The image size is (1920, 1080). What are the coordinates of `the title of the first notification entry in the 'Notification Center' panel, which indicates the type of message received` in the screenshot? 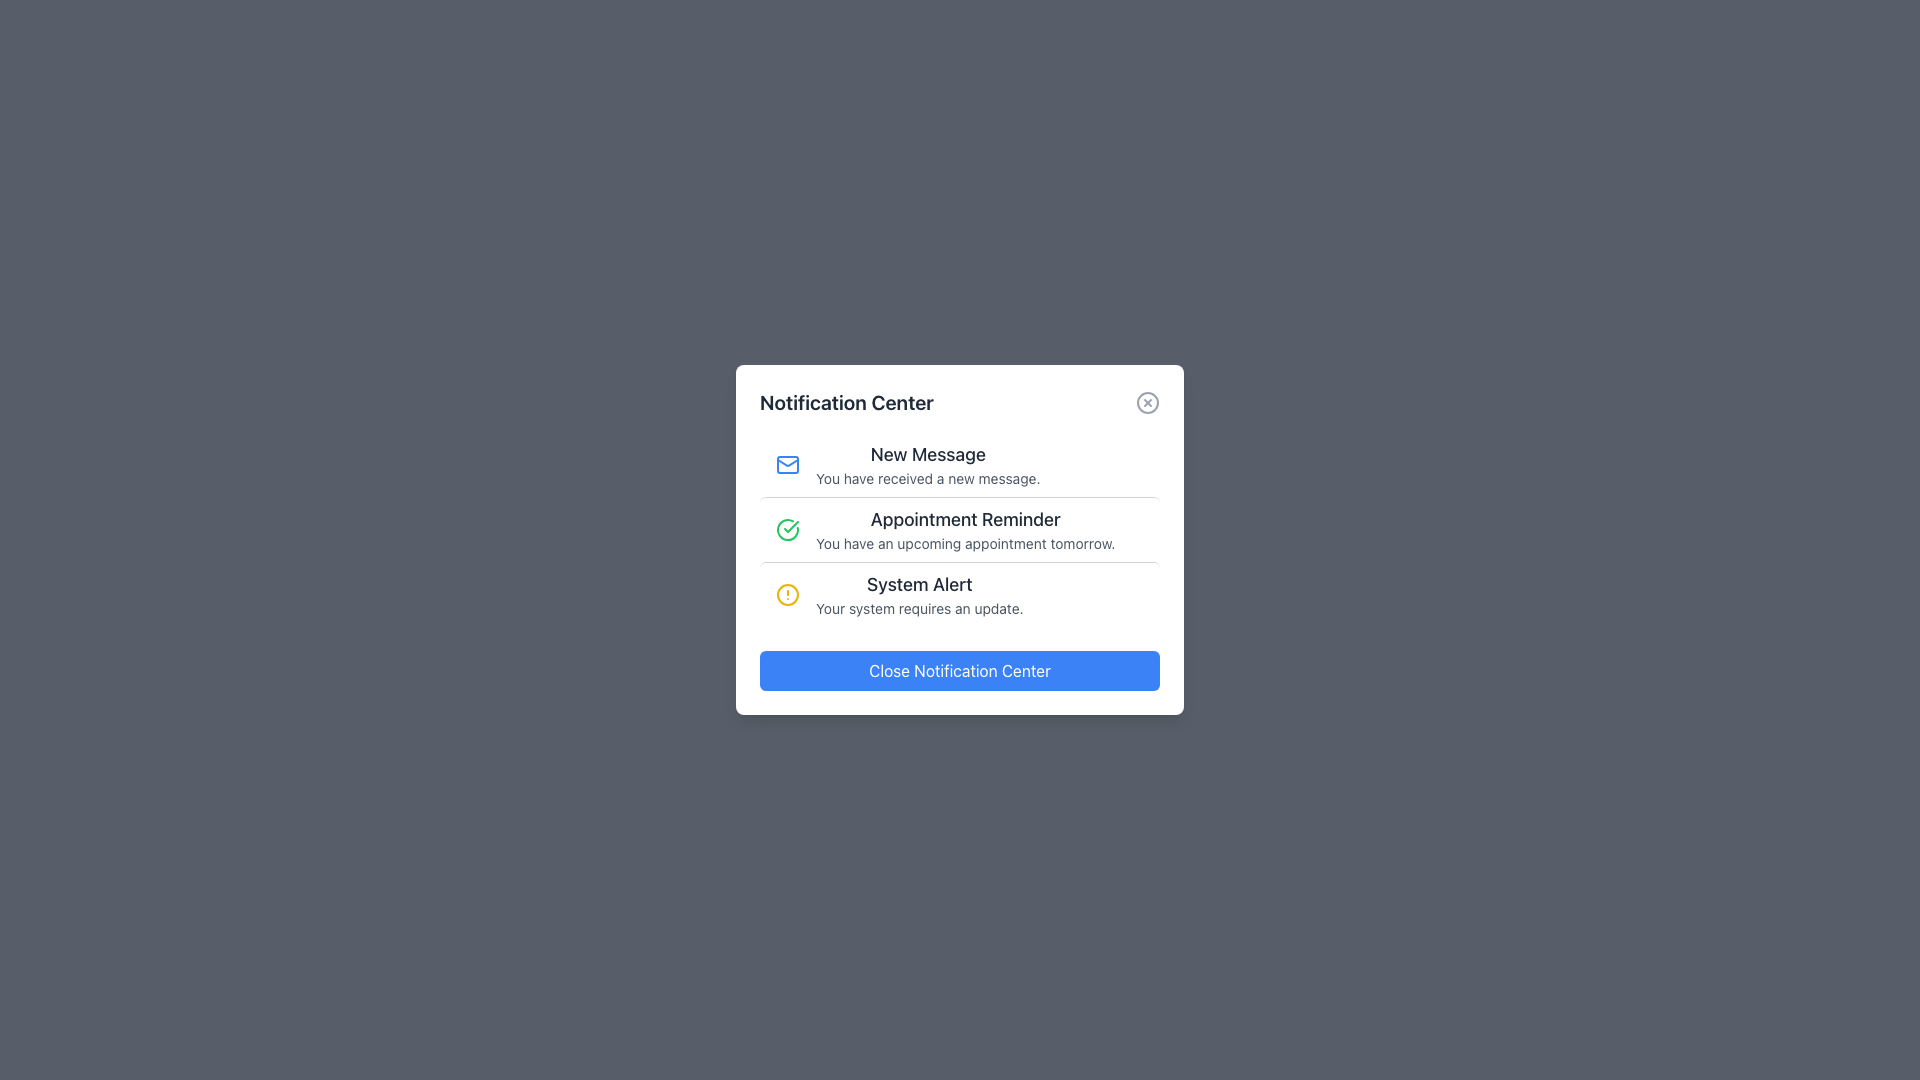 It's located at (927, 455).